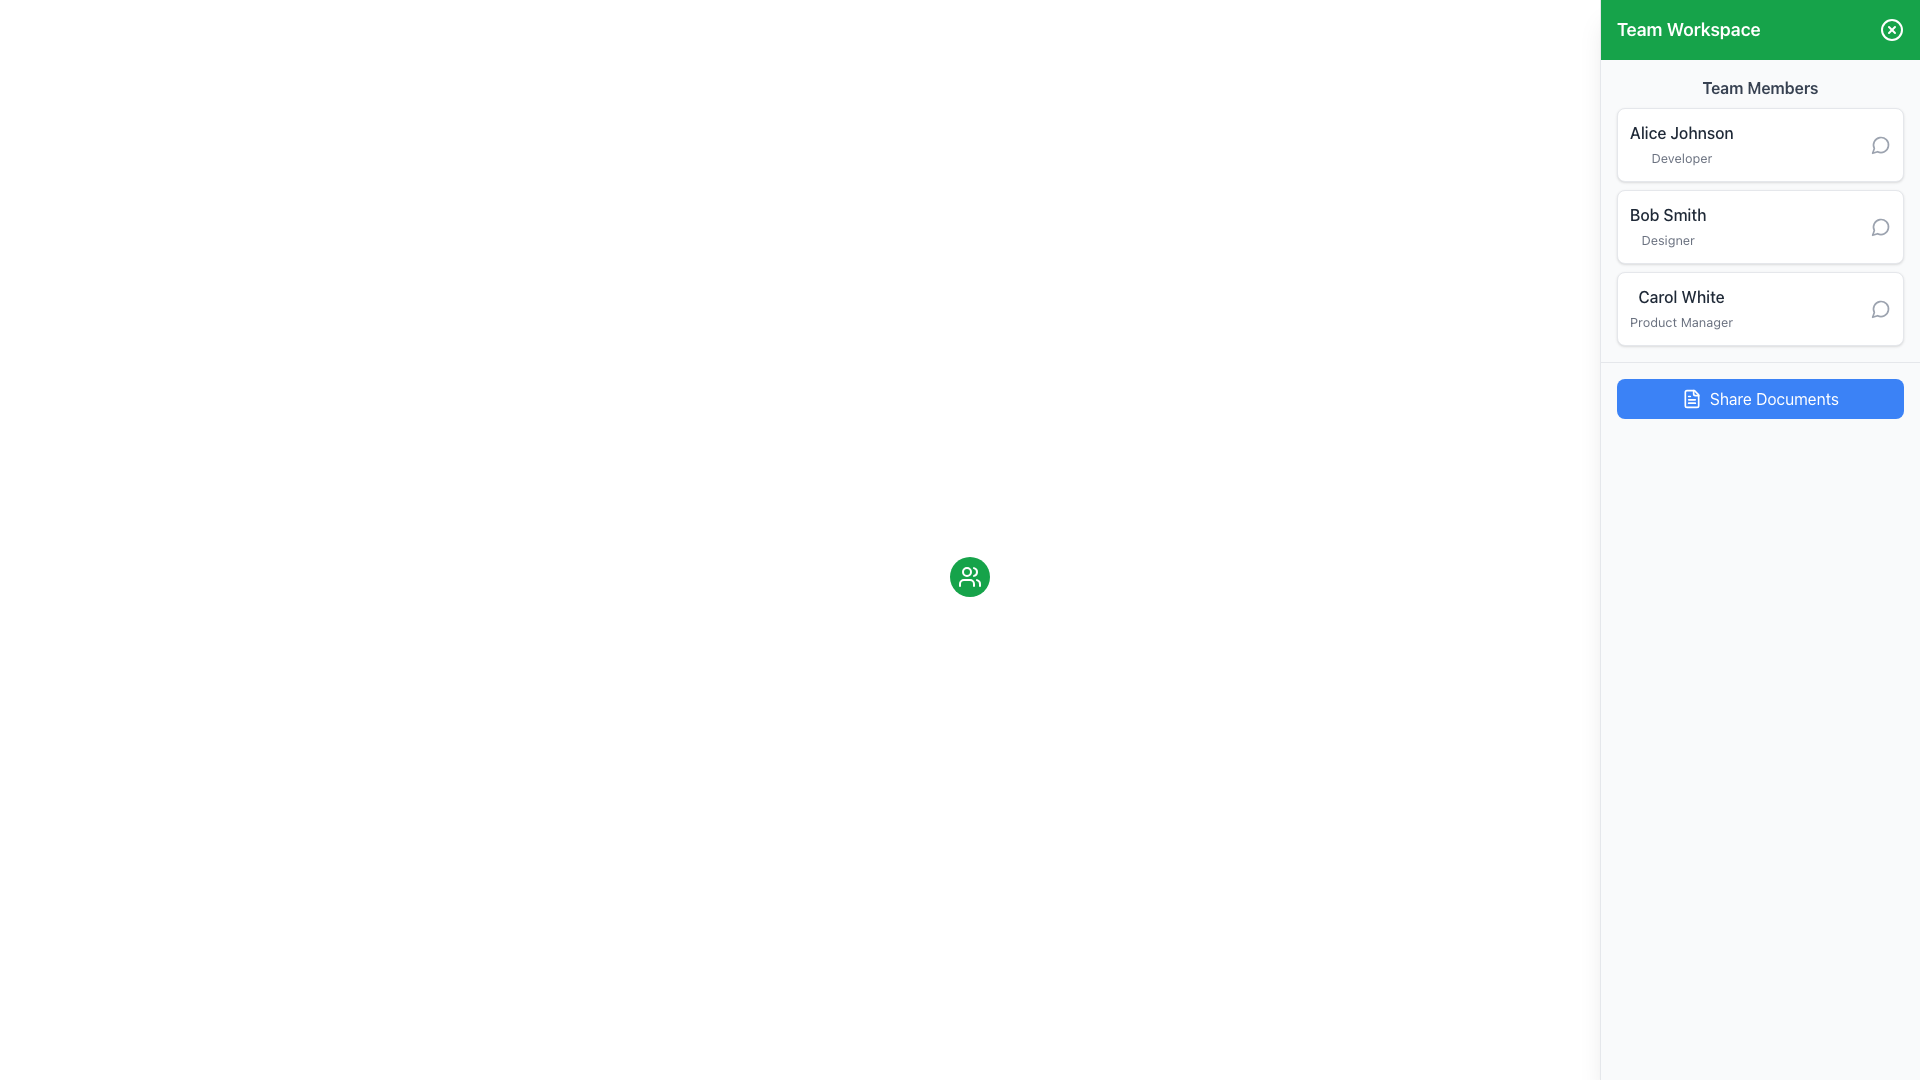  Describe the element at coordinates (1879, 144) in the screenshot. I see `the circular chat icon located on the far right side of the 'Alice Johnson' entry in the 'Team Members' section to initiate a chat` at that location.